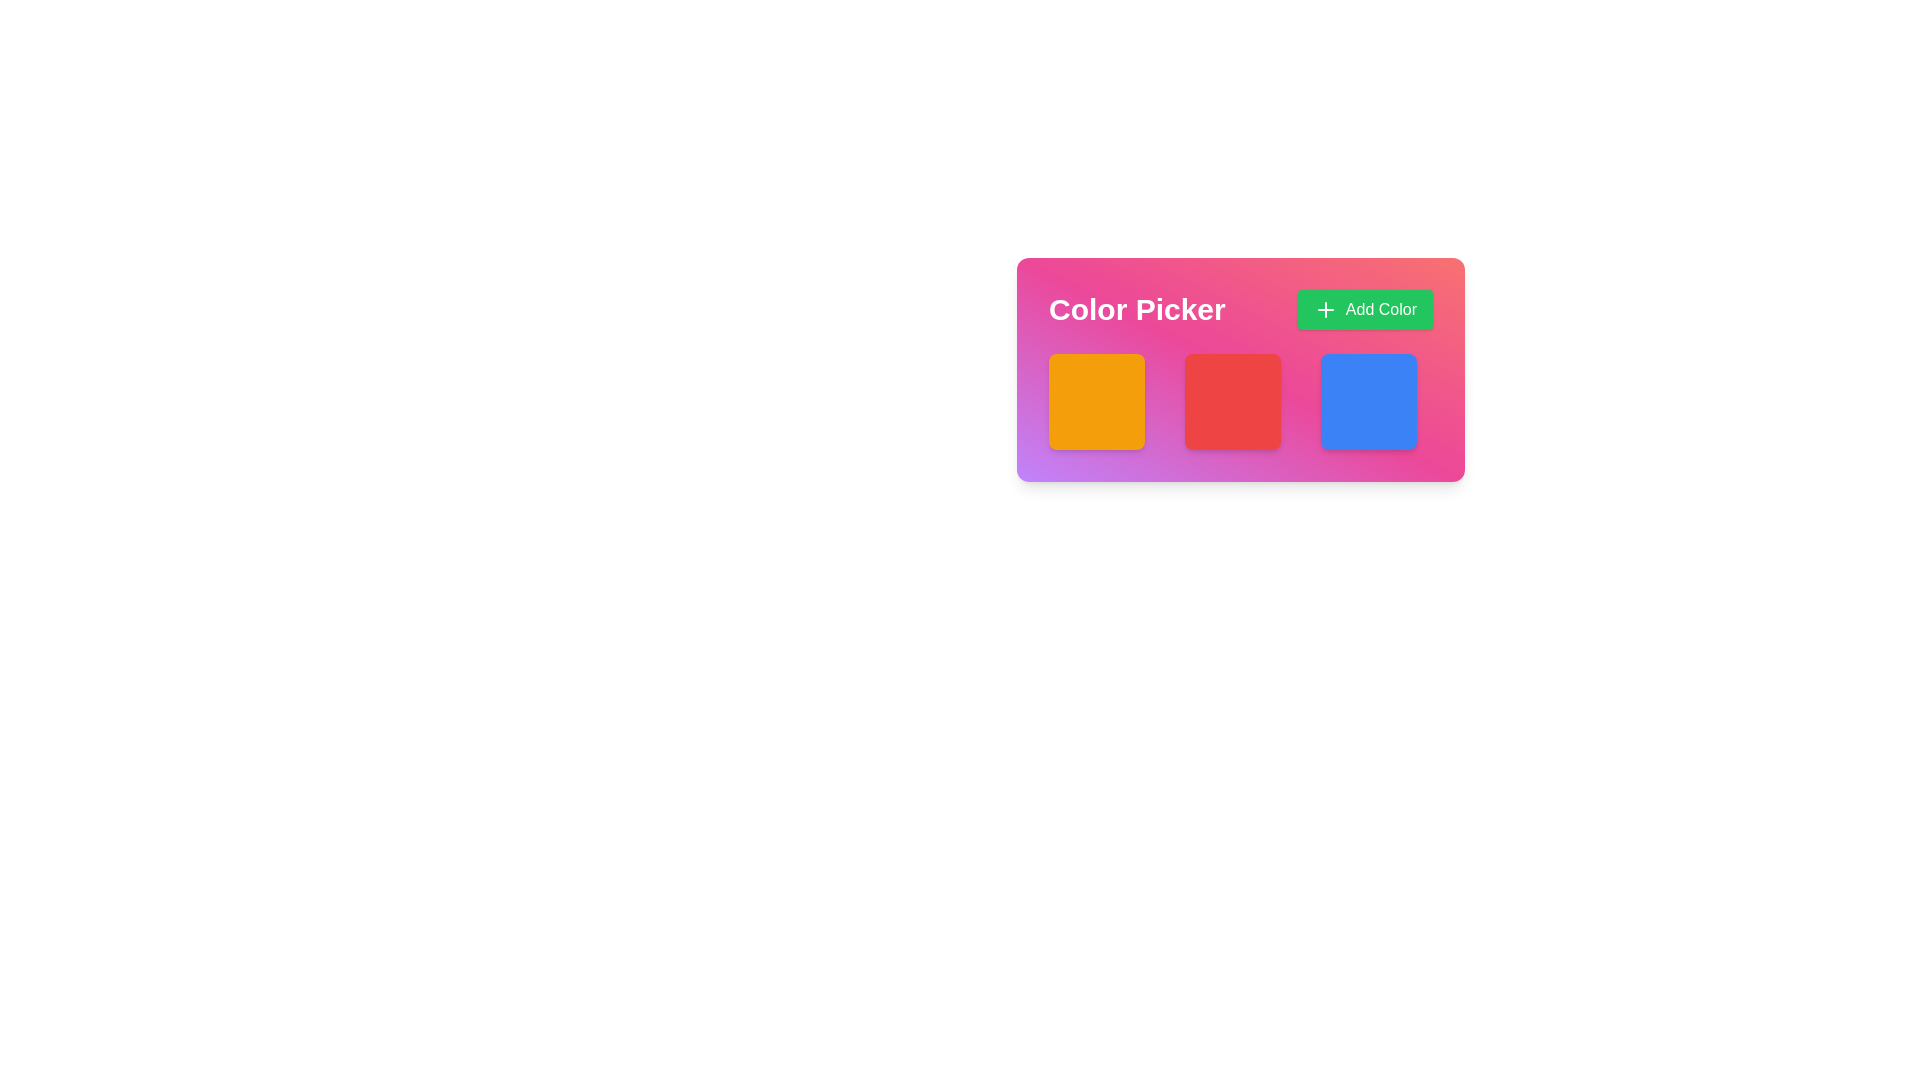 This screenshot has width=1920, height=1080. Describe the element at coordinates (1137, 309) in the screenshot. I see `the bold text header labeled 'Color Picker' which is styled in white font on a vibrant pink to purple gradient background, located on the left side next to the 'Add Color' green button` at that location.